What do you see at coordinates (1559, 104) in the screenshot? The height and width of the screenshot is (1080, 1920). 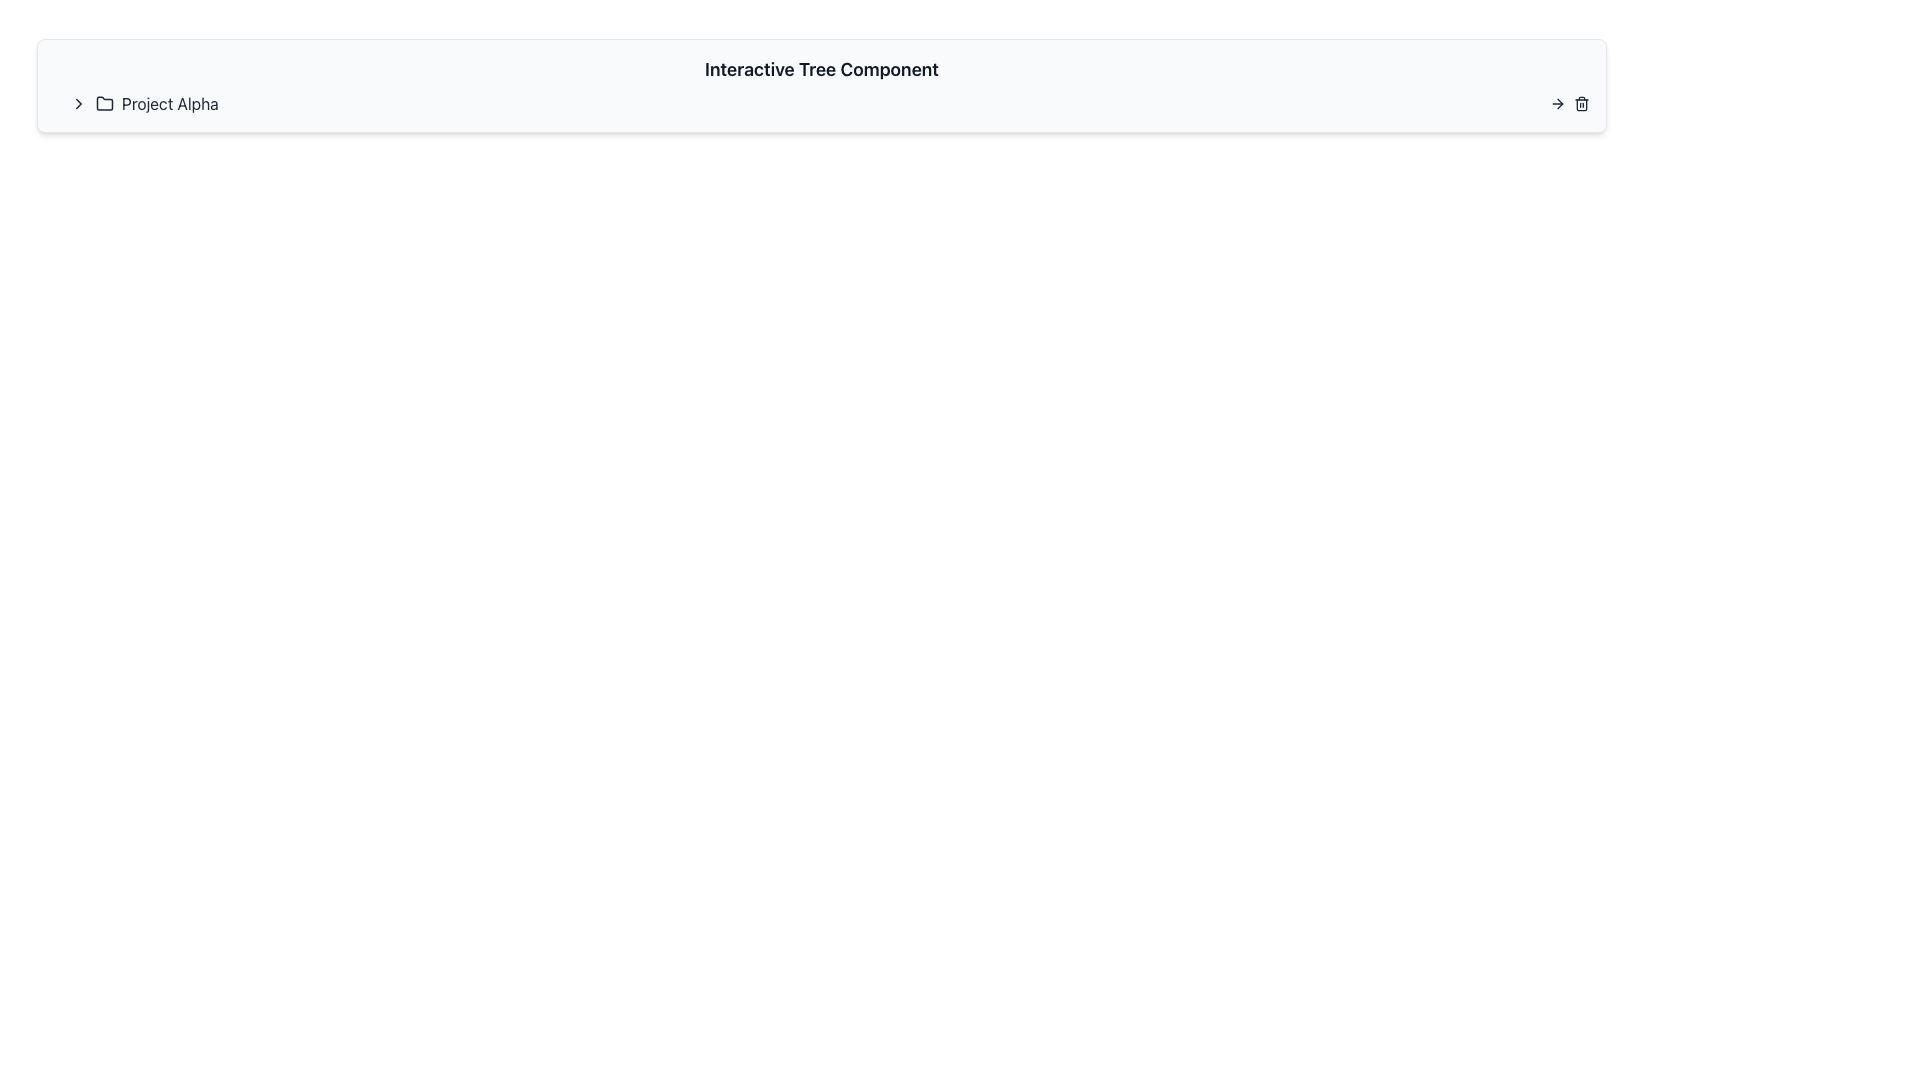 I see `the small rightward-pointing arrow glyph located on the top-right side of the interface` at bounding box center [1559, 104].